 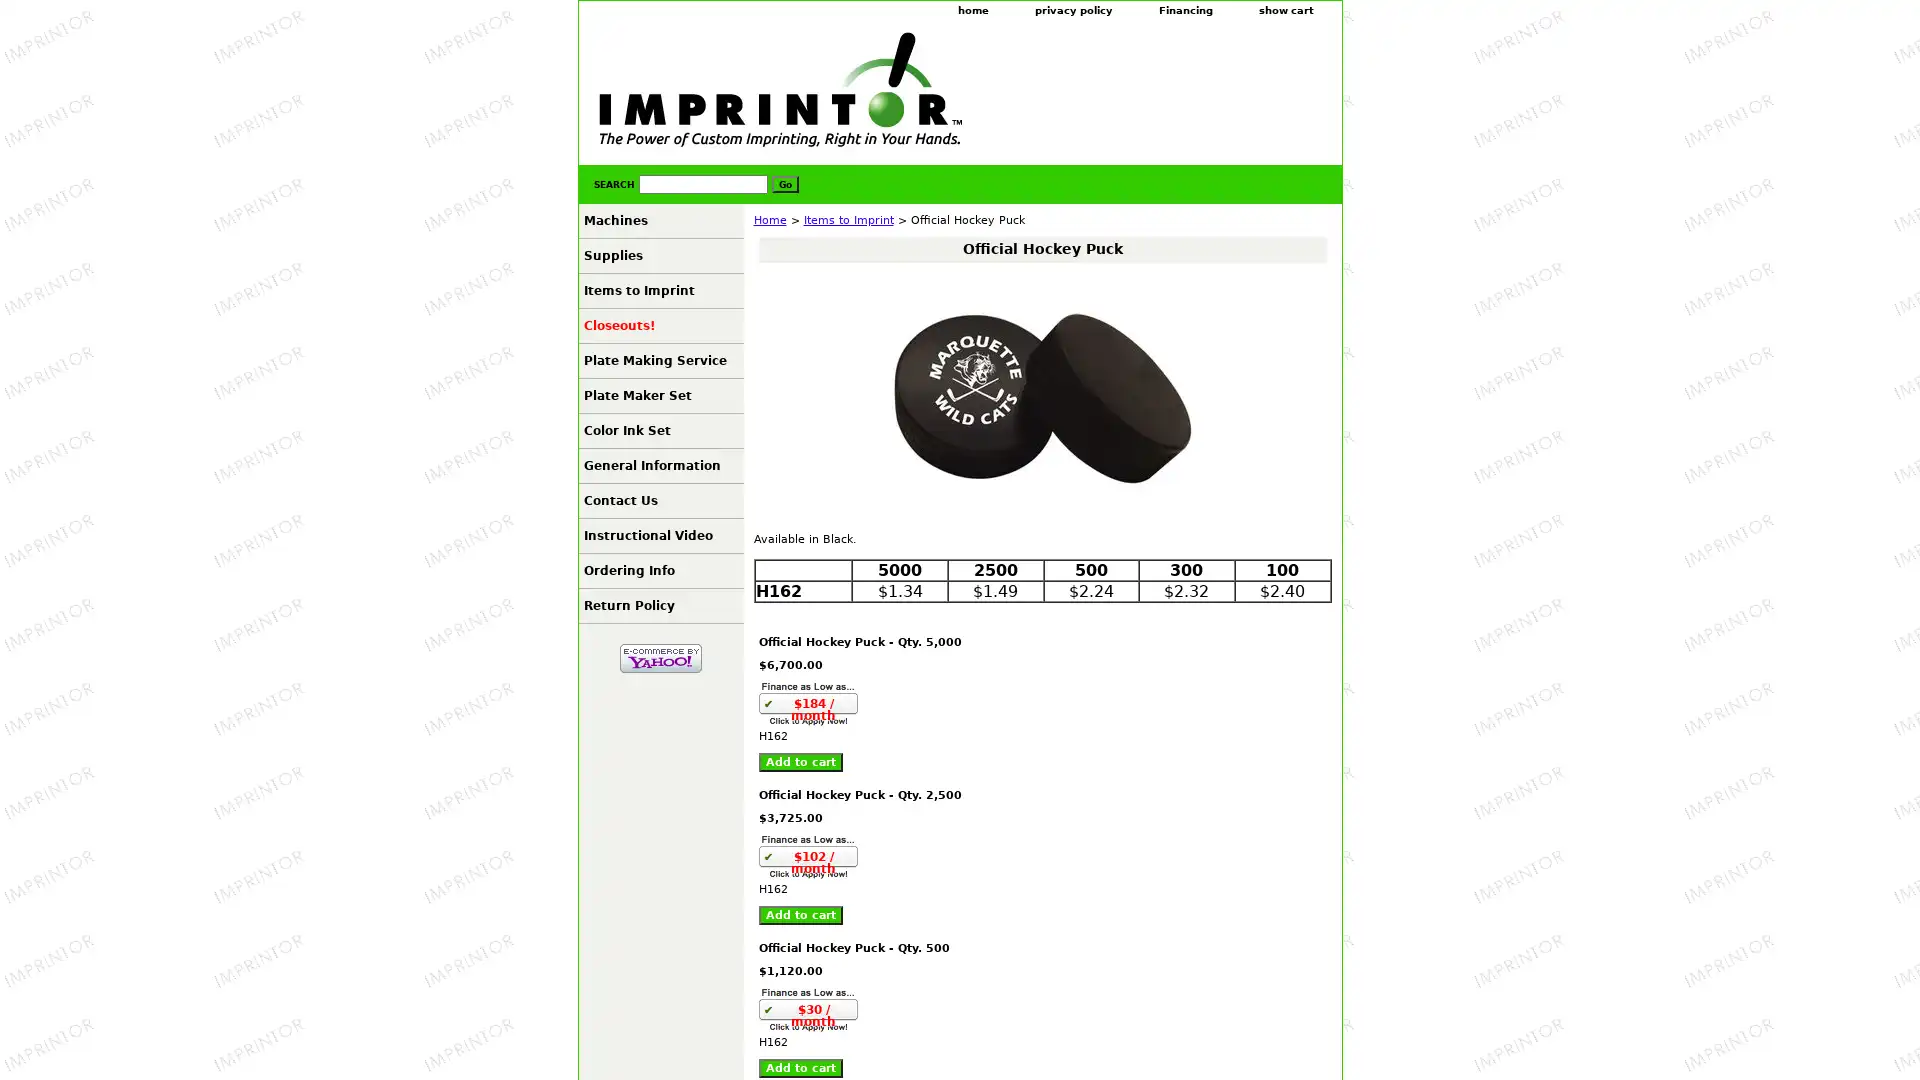 What do you see at coordinates (800, 915) in the screenshot?
I see `Add to cart` at bounding box center [800, 915].